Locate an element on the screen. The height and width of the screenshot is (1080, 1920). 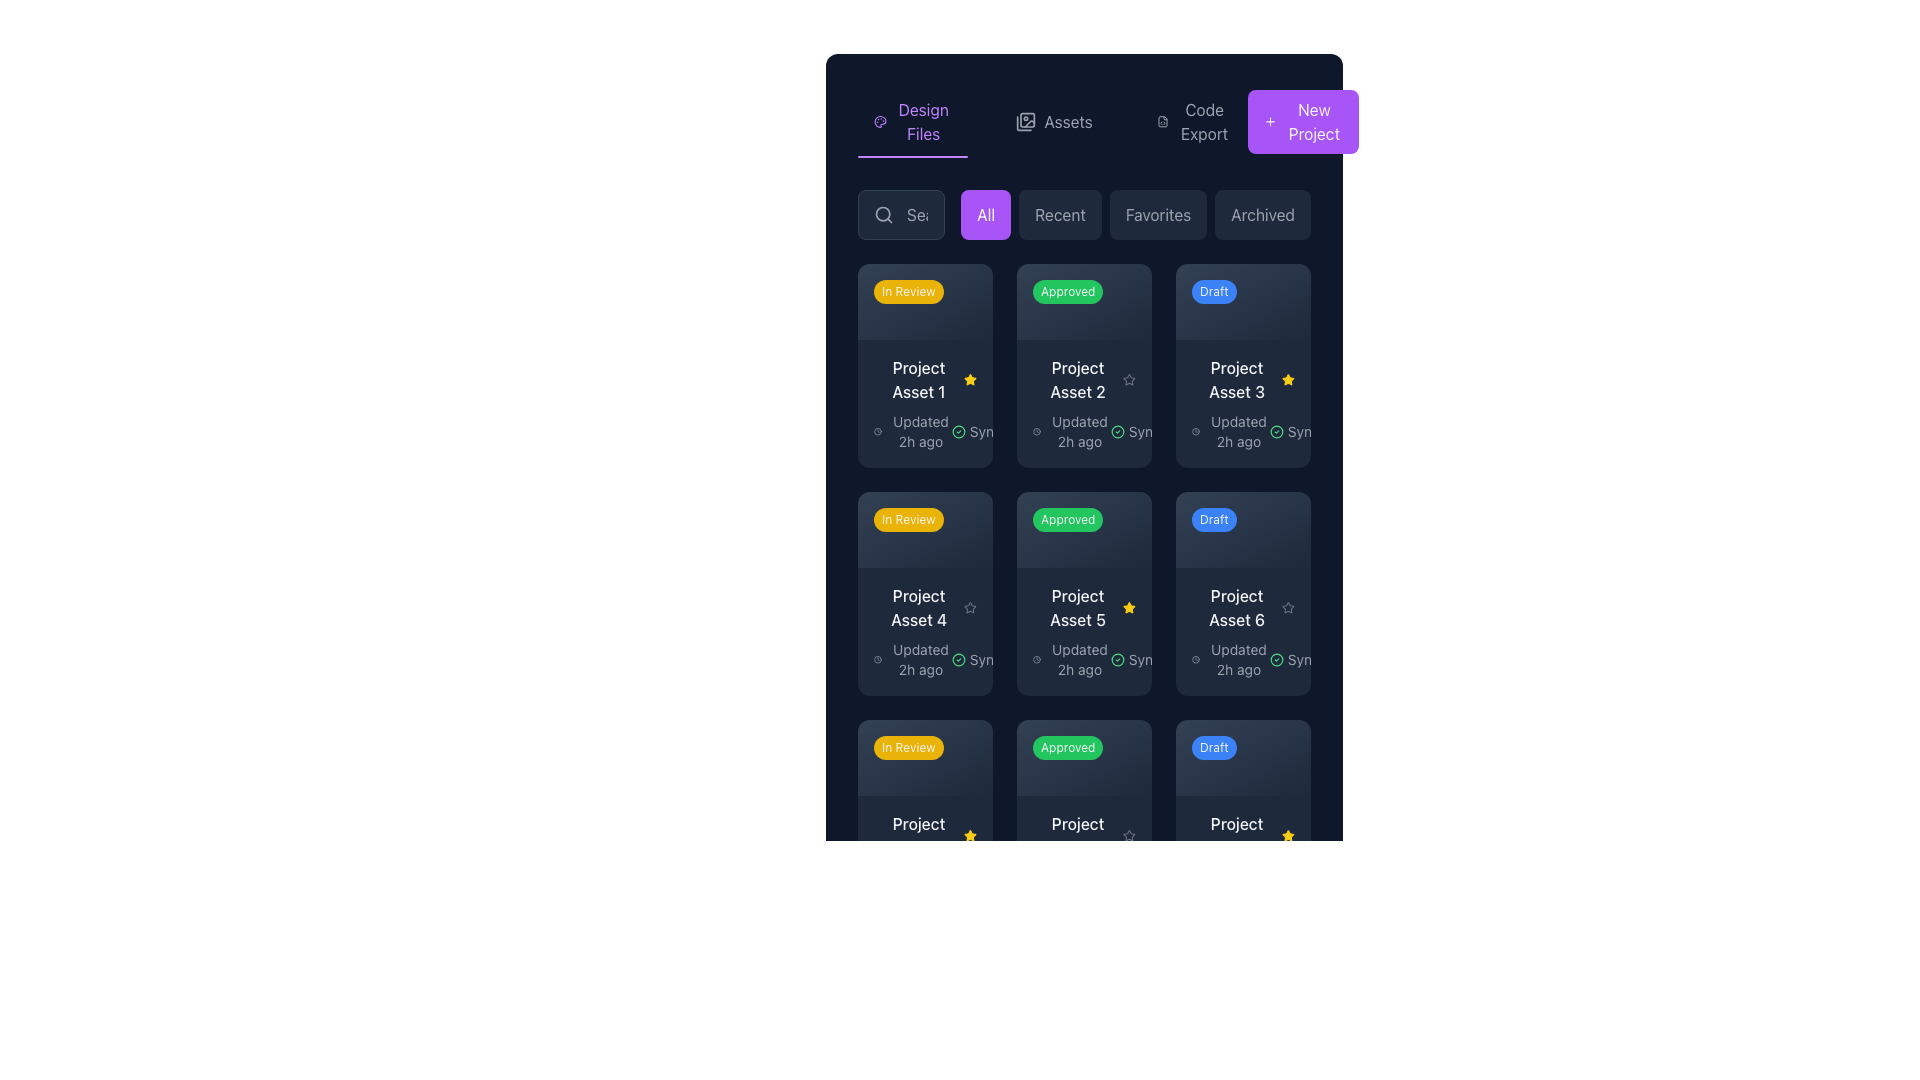
the 'Approved' status badge located in the upper-left corner of the project details card is located at coordinates (1067, 292).